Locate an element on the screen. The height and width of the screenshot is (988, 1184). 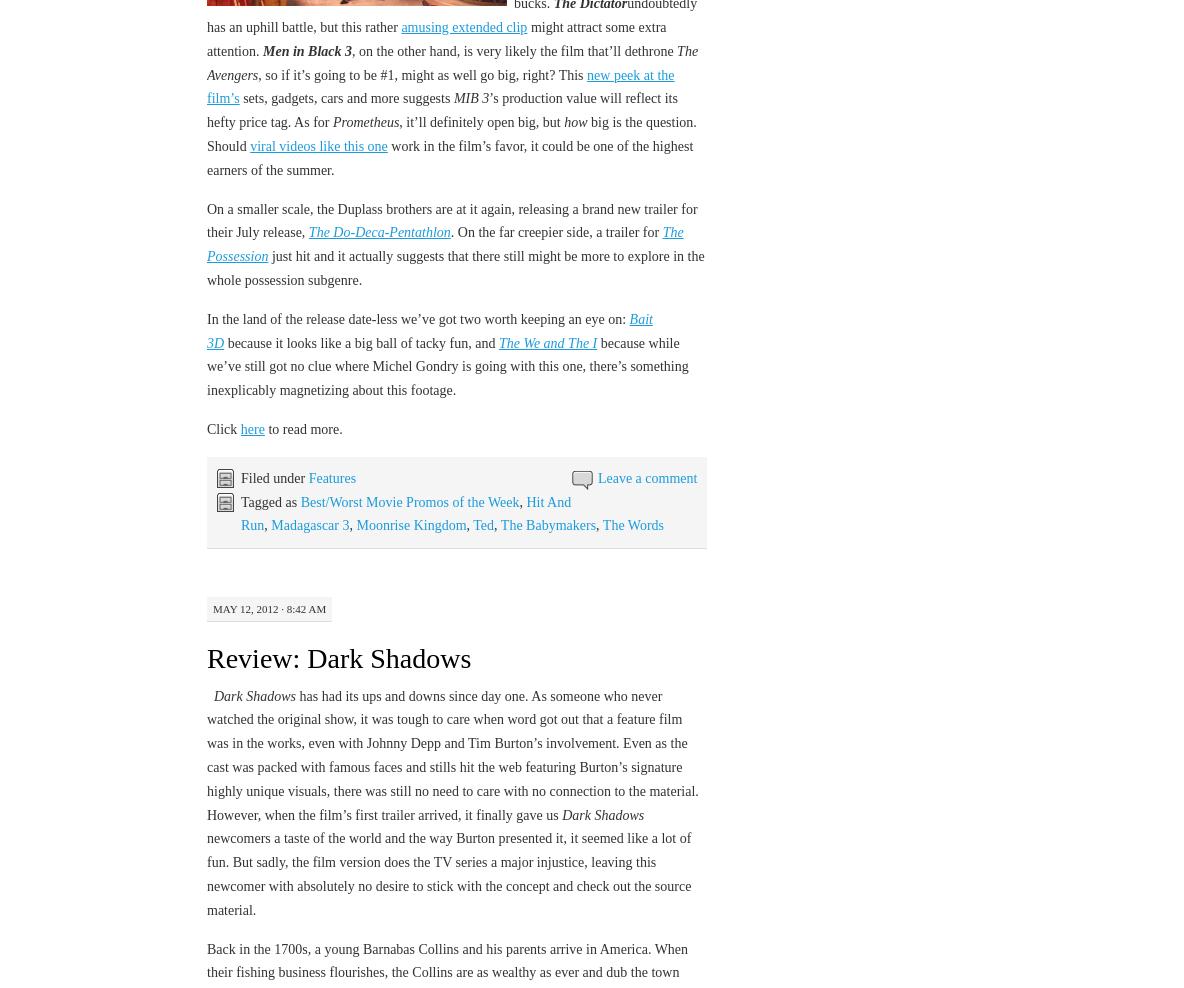
'because while we’ve still got no clue where Michel Gondry is going with this one, there’s something inexplicably magnetizing about this footage.' is located at coordinates (446, 366).